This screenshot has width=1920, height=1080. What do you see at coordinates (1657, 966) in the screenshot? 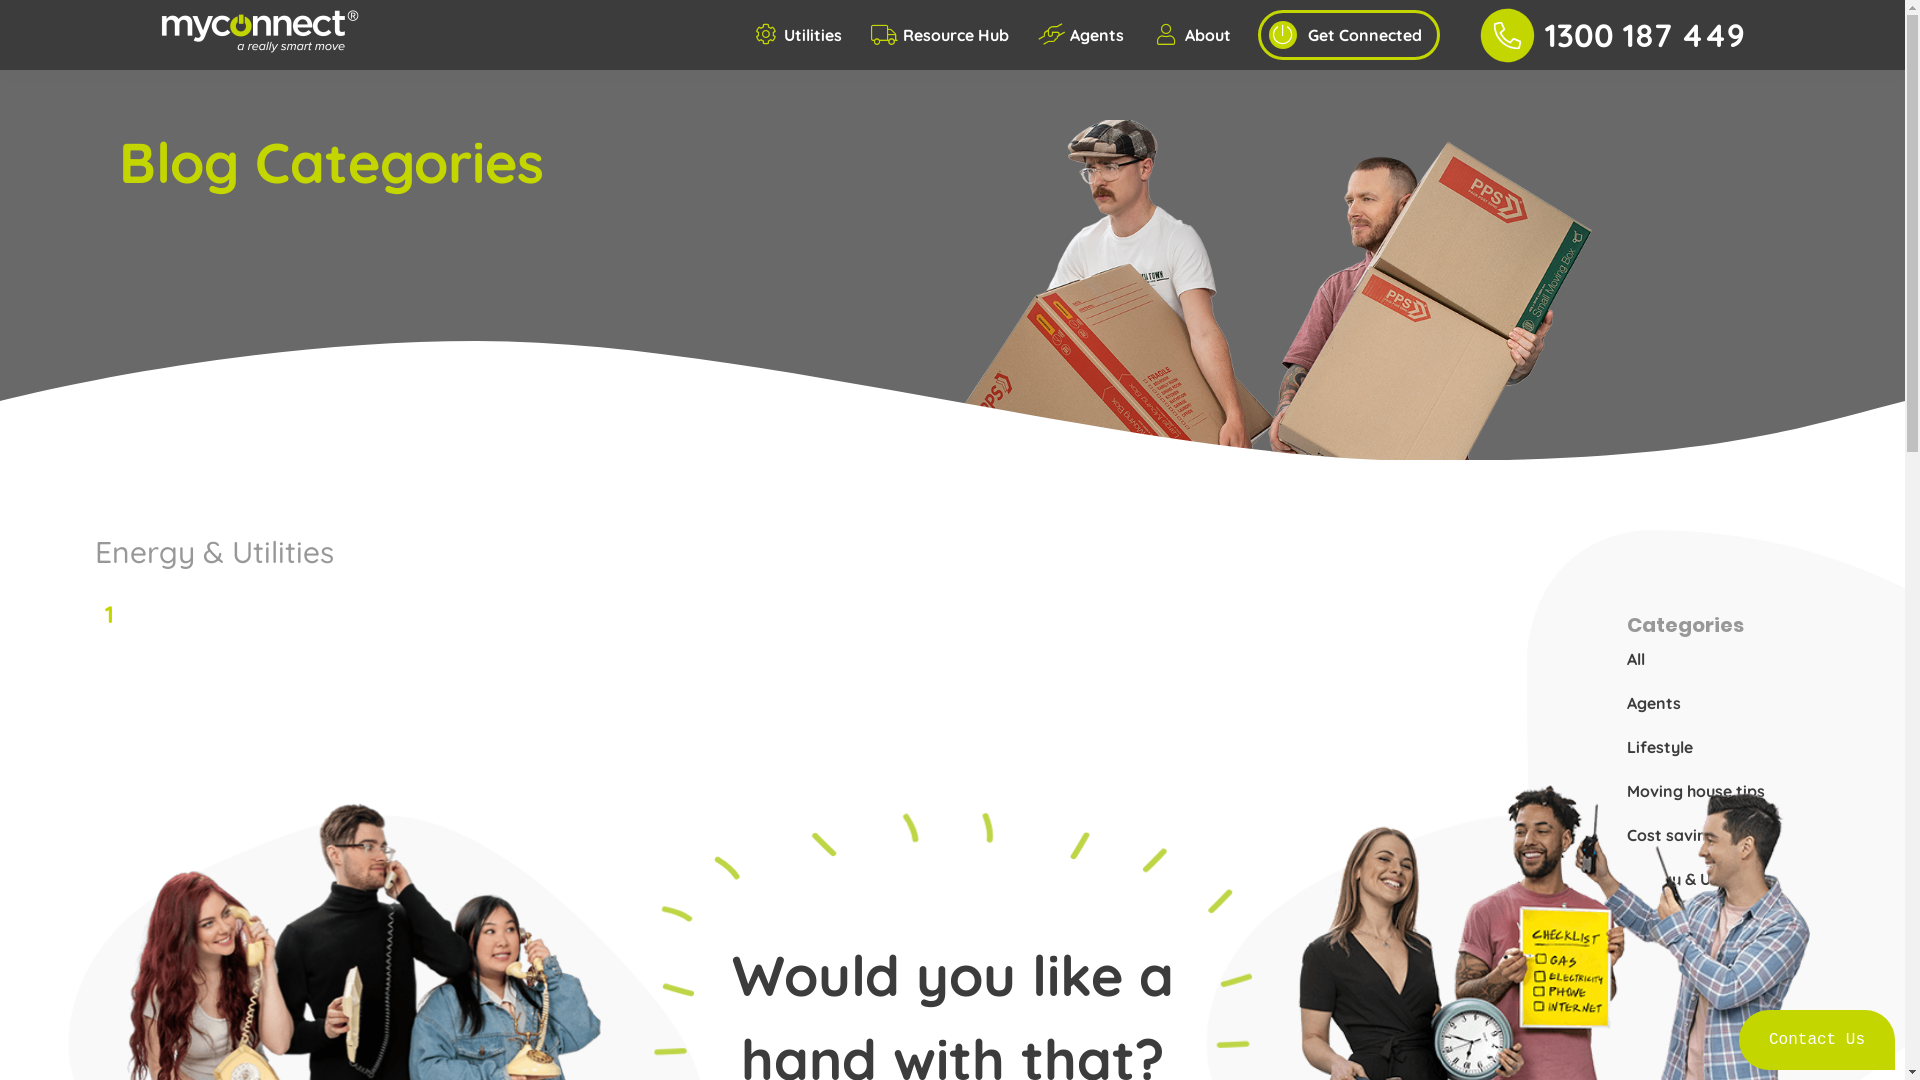
I see `'Renting'` at bounding box center [1657, 966].